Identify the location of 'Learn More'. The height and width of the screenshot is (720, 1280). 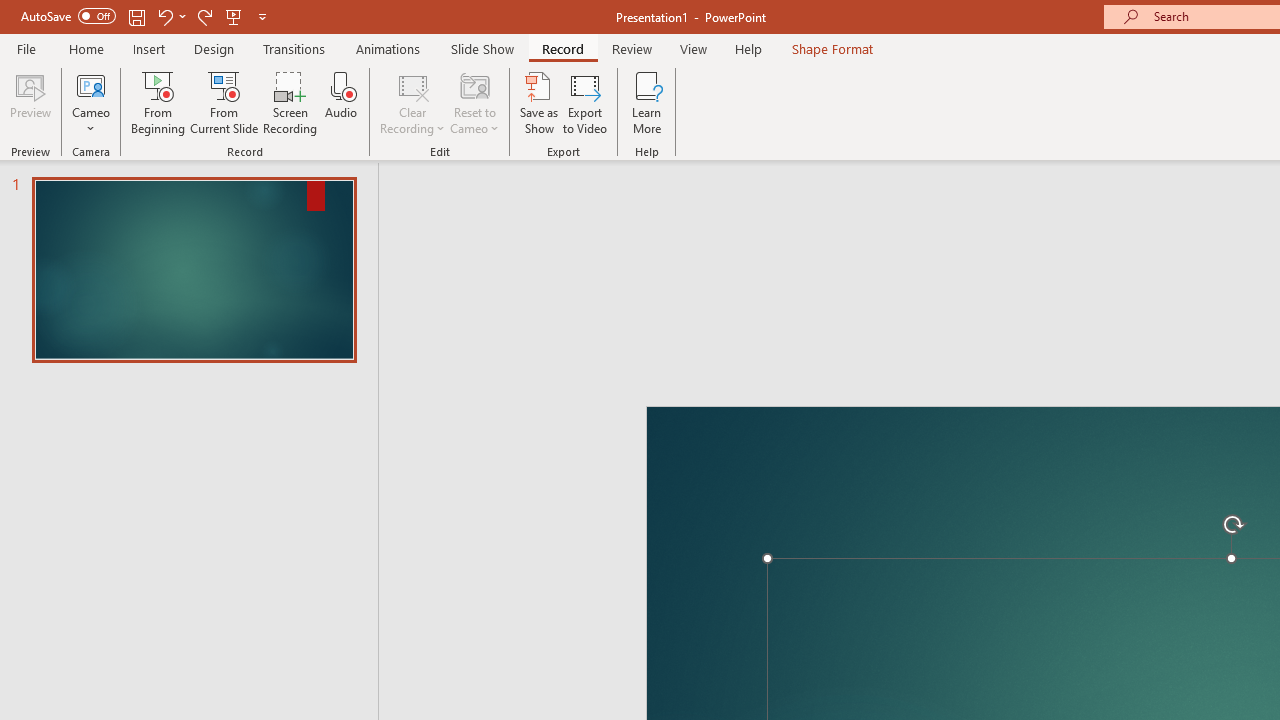
(647, 103).